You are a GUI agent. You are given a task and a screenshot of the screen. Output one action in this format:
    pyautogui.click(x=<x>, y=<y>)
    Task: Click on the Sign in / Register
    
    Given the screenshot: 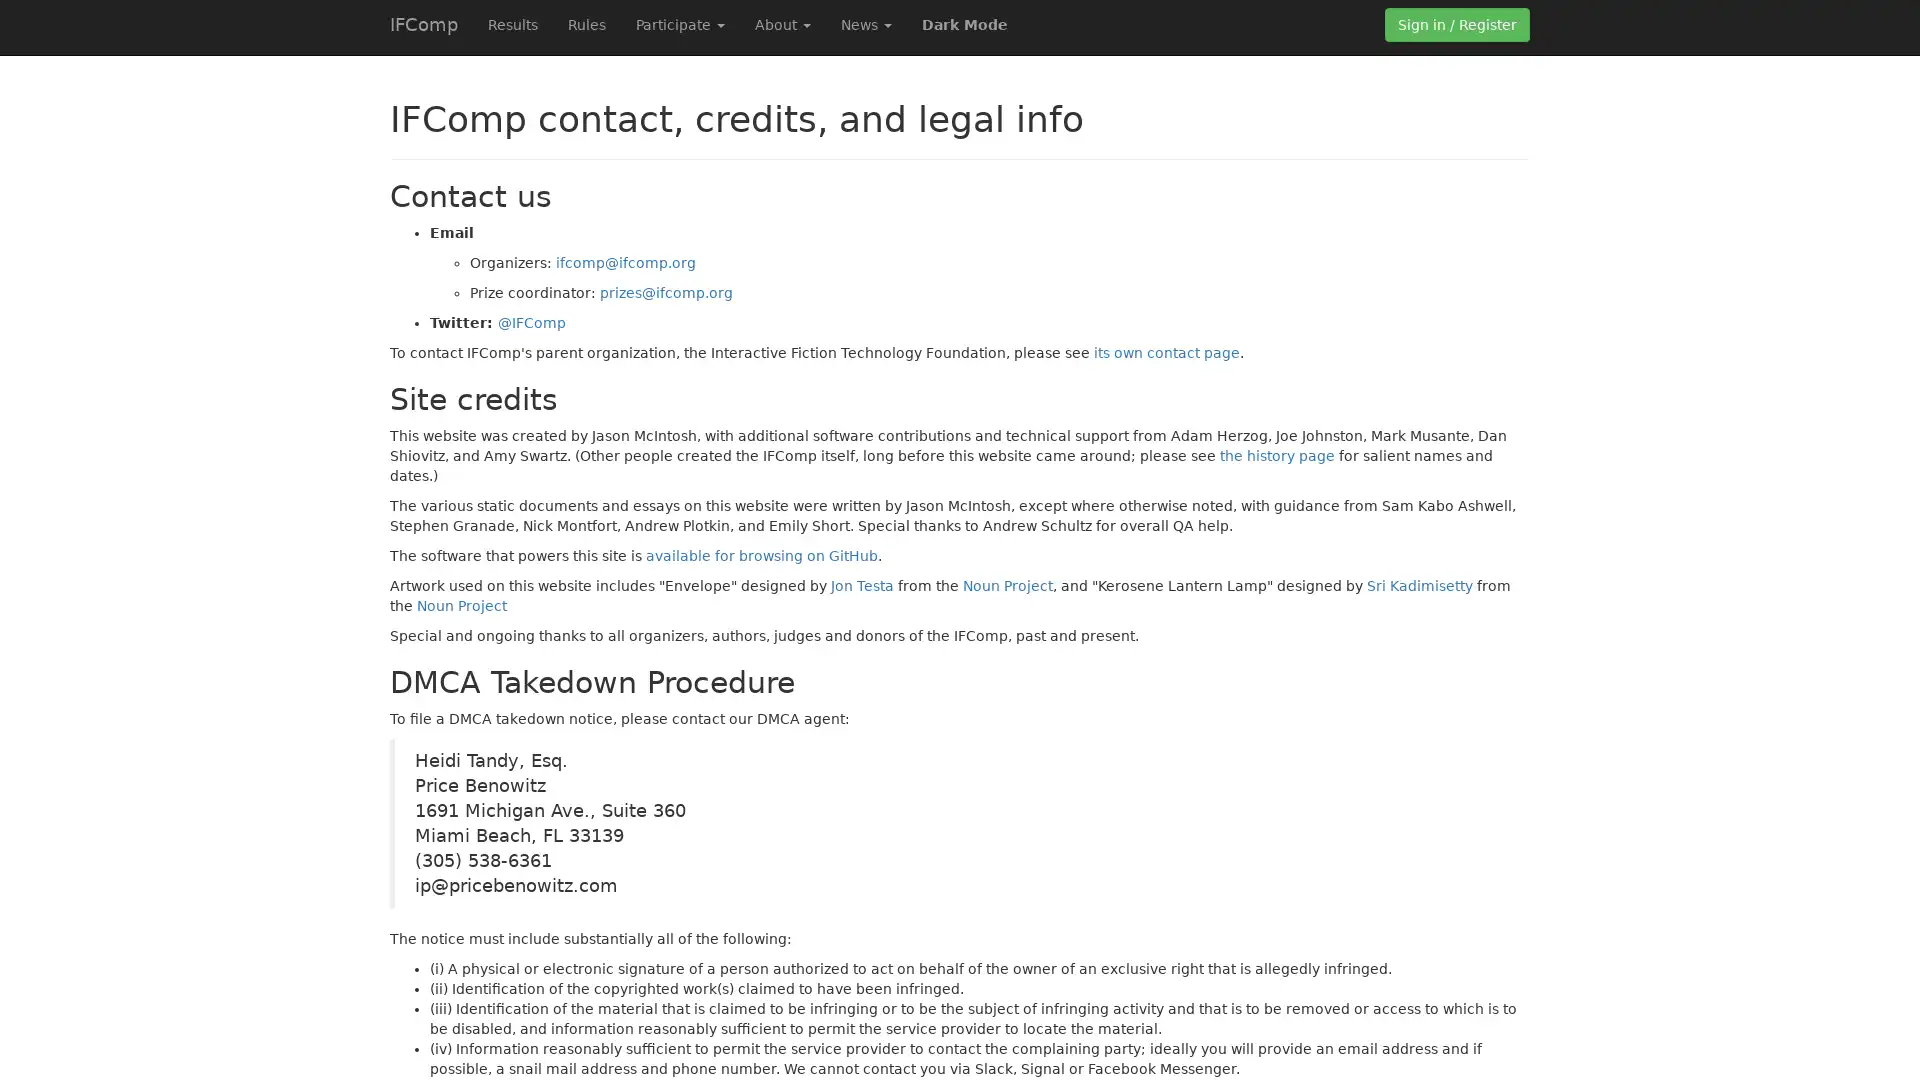 What is the action you would take?
    pyautogui.click(x=1457, y=24)
    